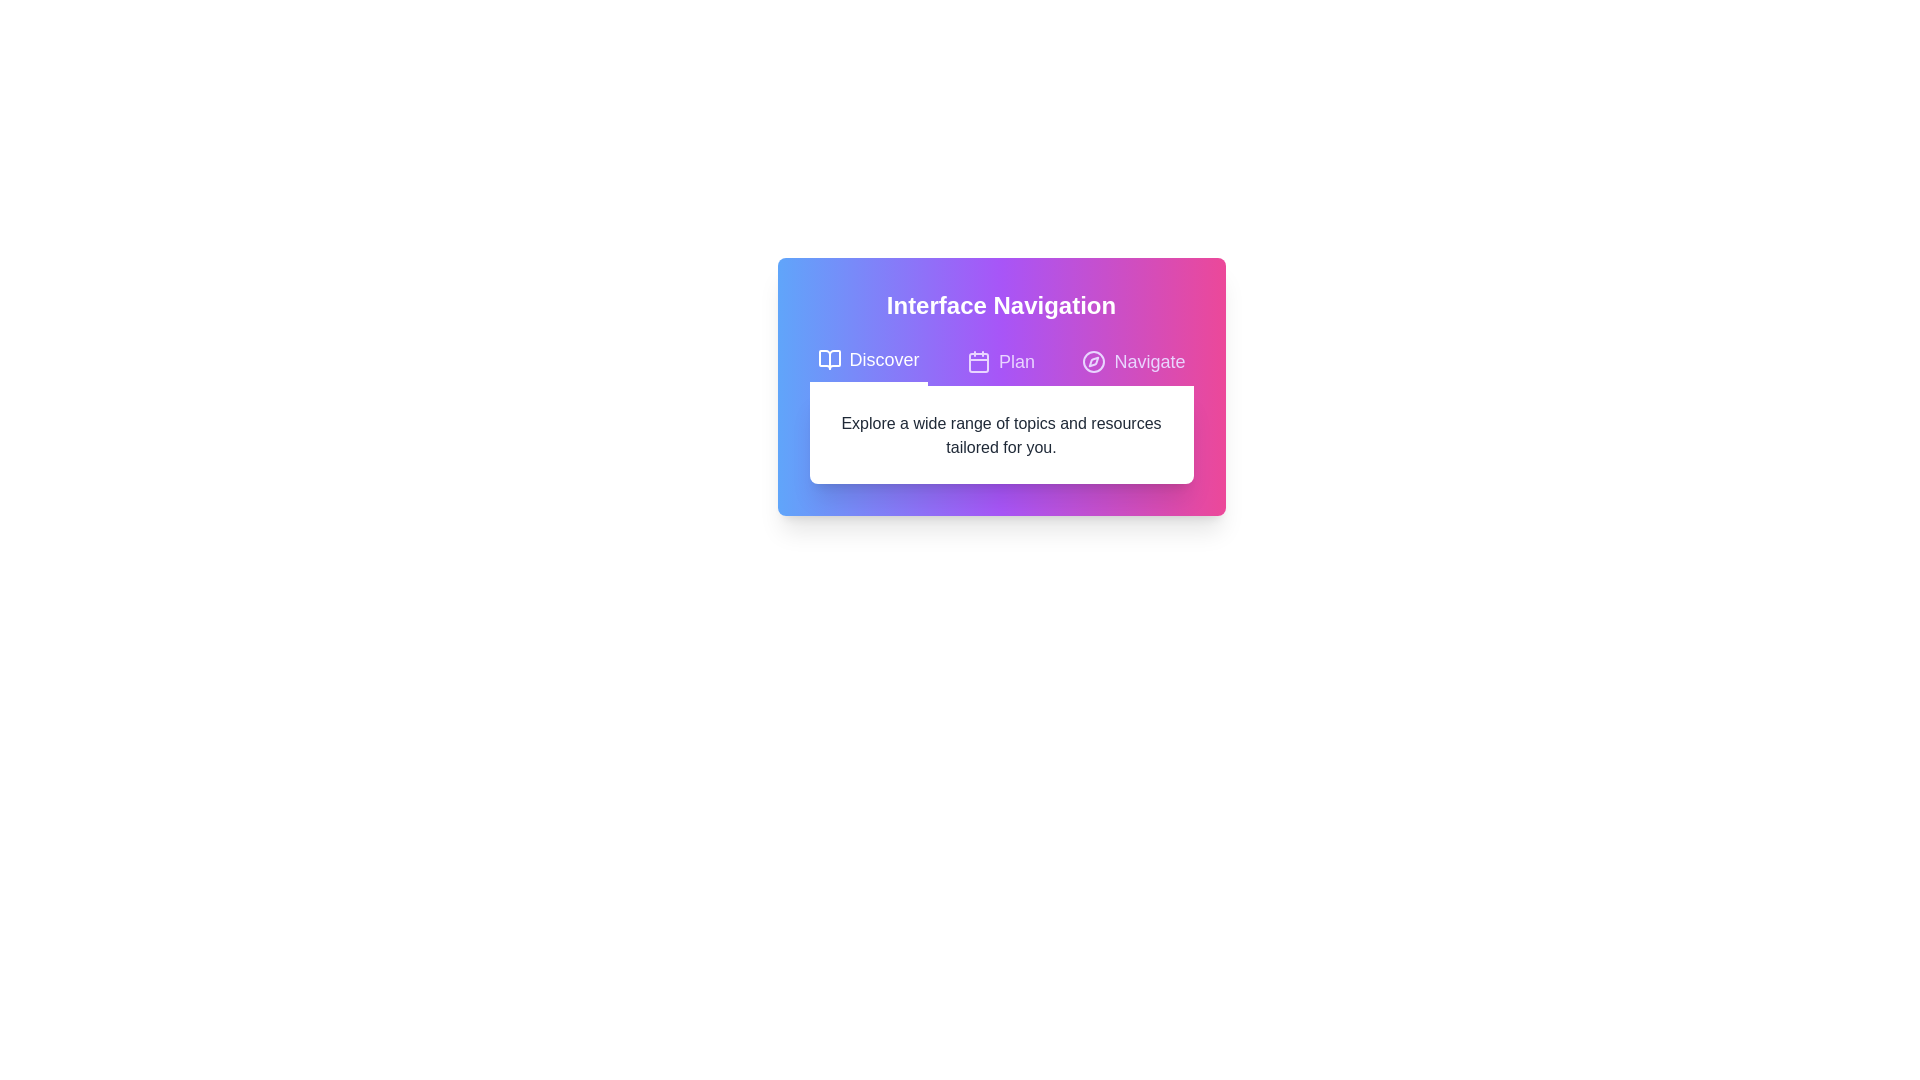 The image size is (1920, 1080). What do you see at coordinates (1093, 362) in the screenshot?
I see `the decorative circular component of the compass icon in the 'Navigate' section of the interface, located in the top-right quadrant of the card interface titled 'Interface Navigation'` at bounding box center [1093, 362].